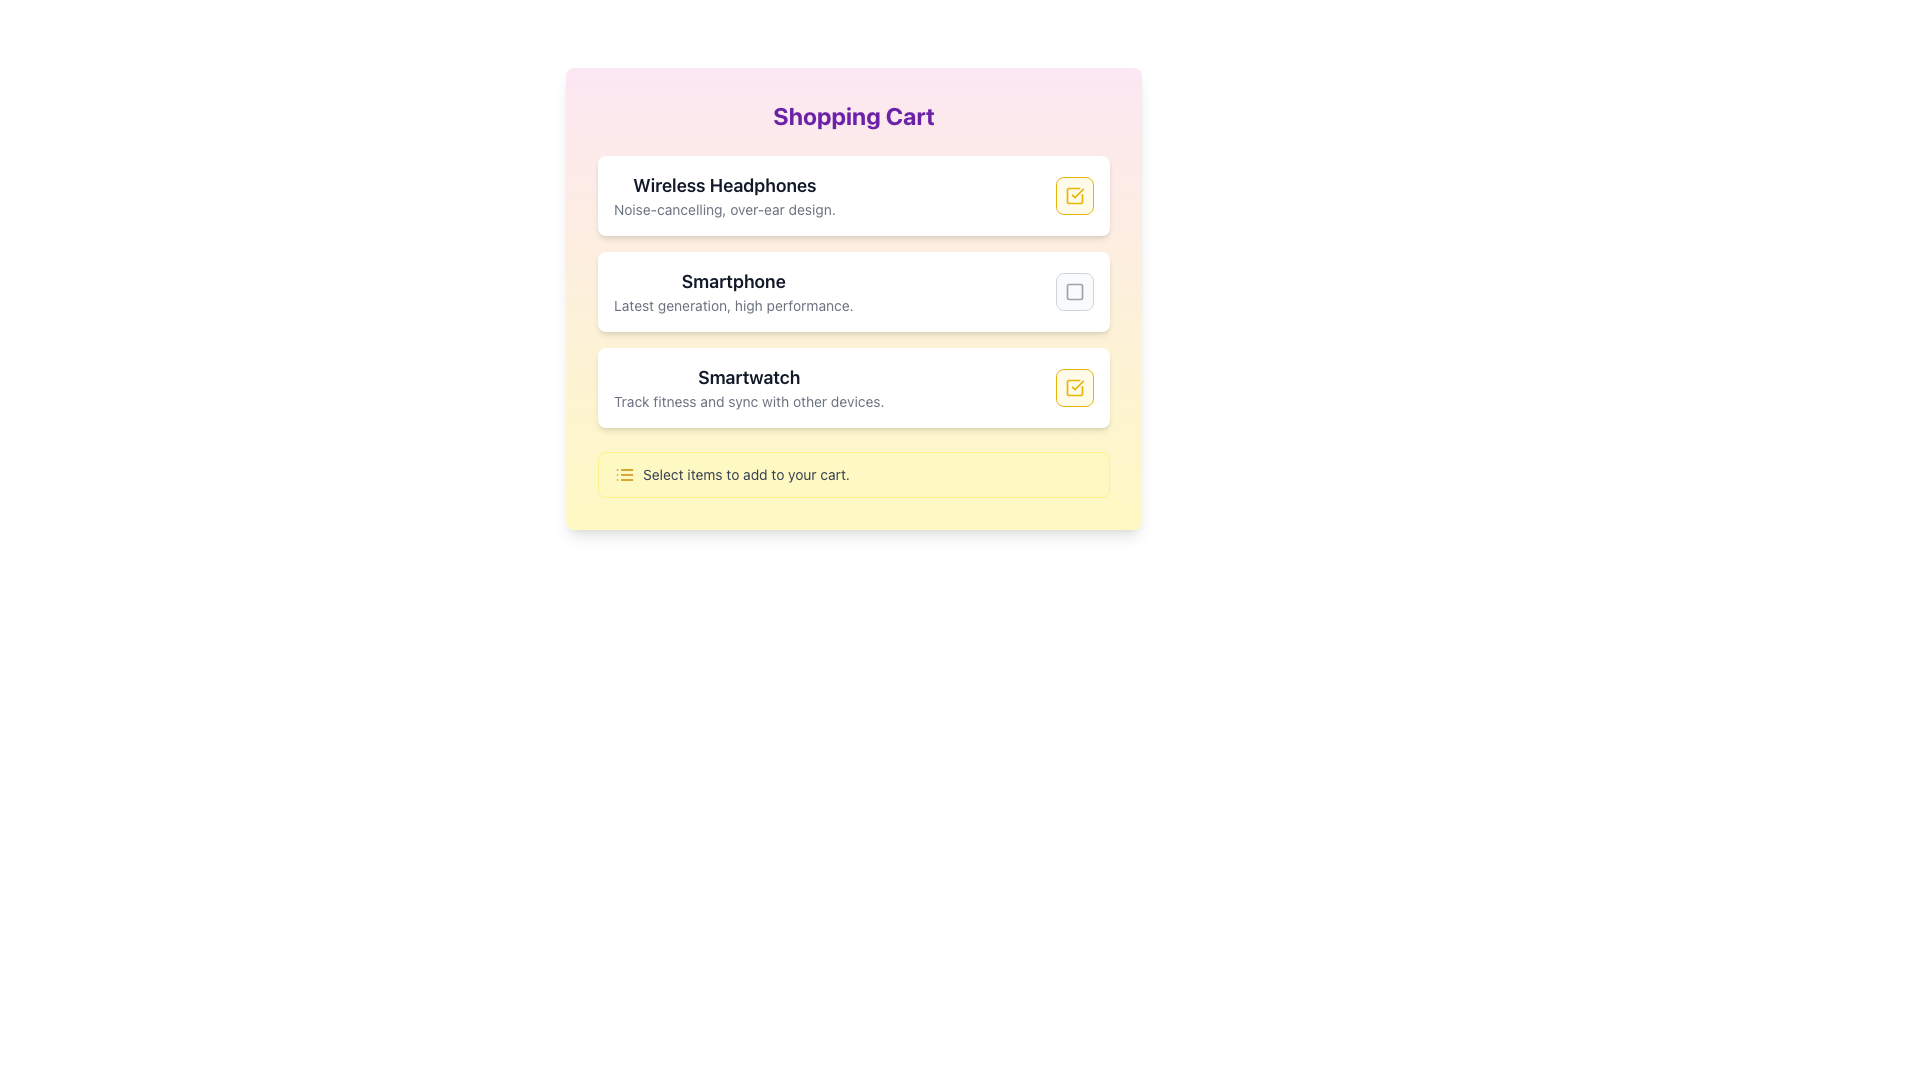  What do you see at coordinates (1074, 388) in the screenshot?
I see `the checkbox located in the top-right corner of the 'Smartwatch' panel` at bounding box center [1074, 388].